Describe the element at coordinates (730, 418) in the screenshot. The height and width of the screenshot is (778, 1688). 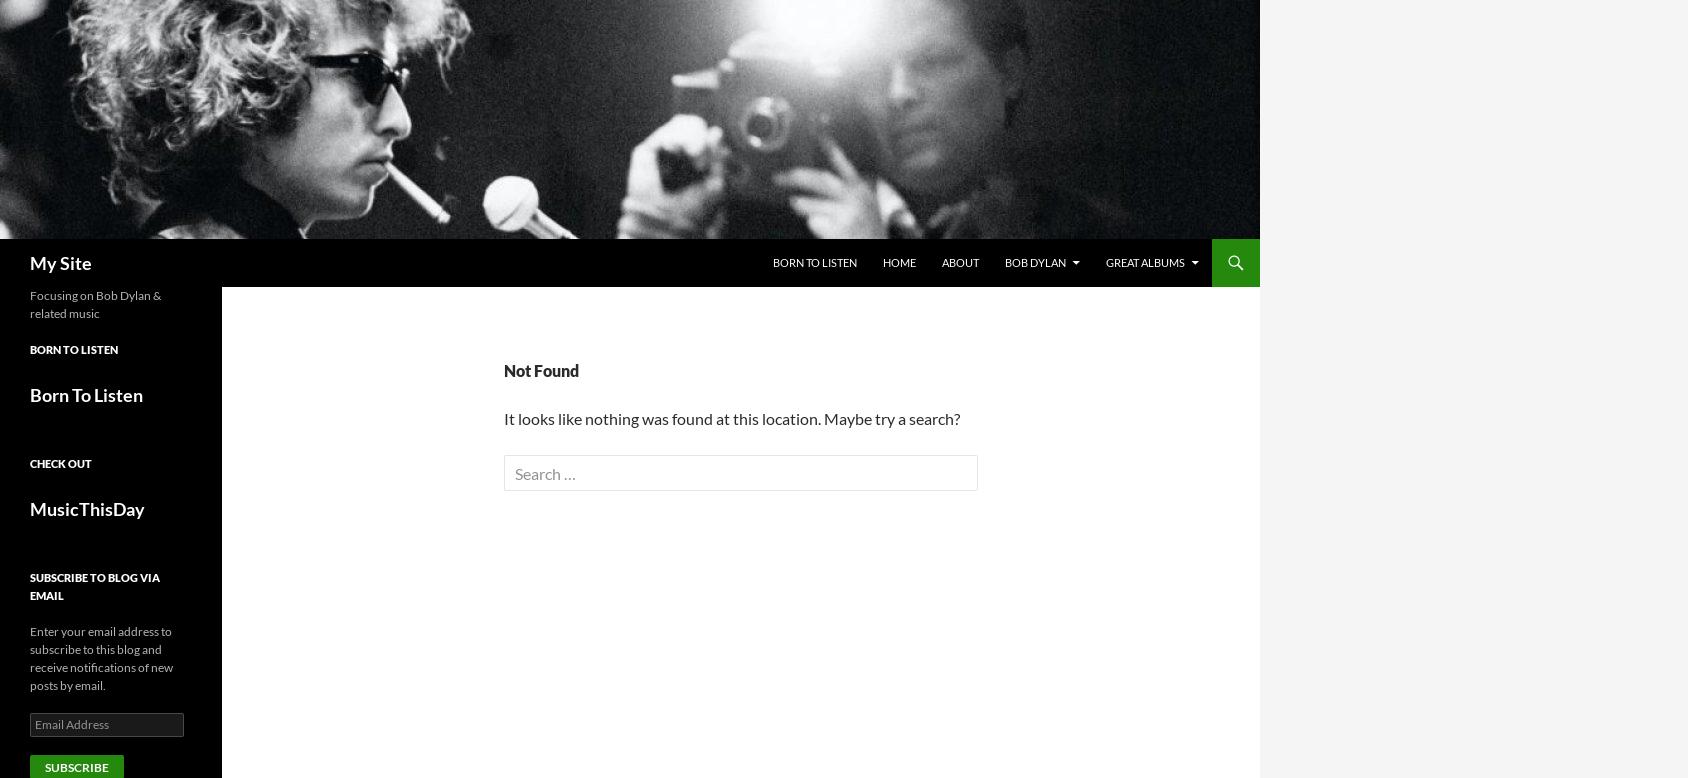
I see `'It looks like nothing was found at this location. Maybe try a search?'` at that location.